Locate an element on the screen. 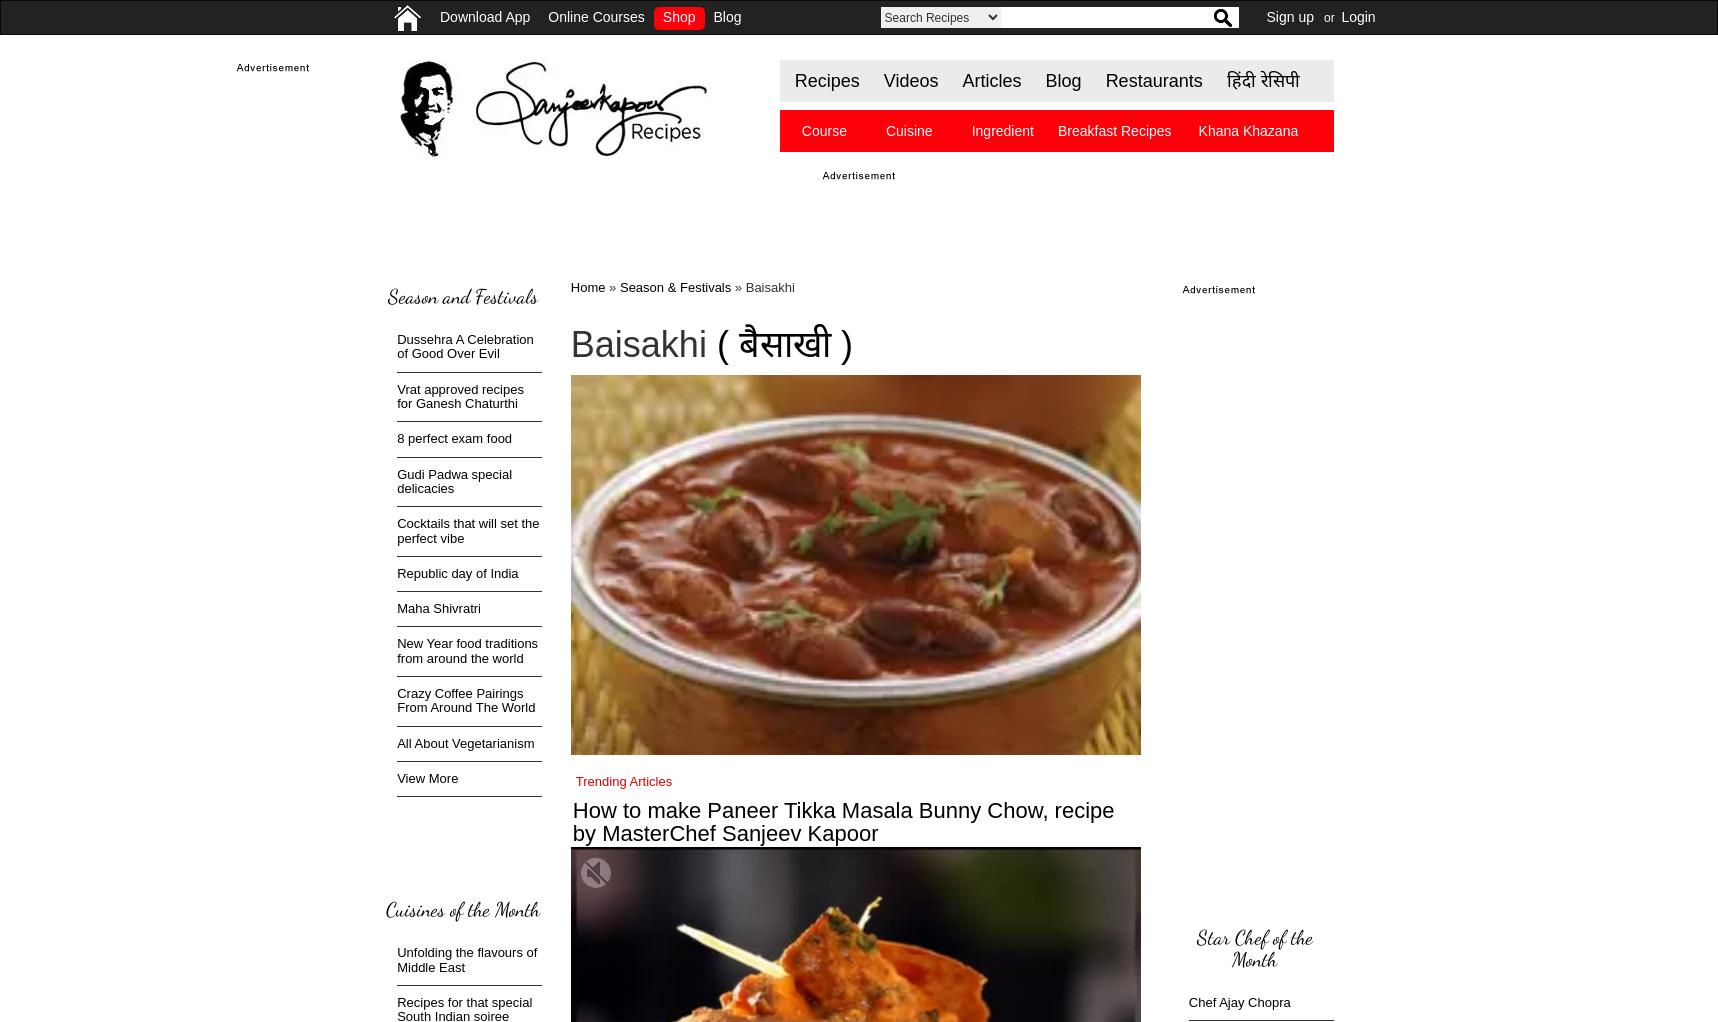 The height and width of the screenshot is (1022, 1718). 'Recipes' is located at coordinates (826, 80).